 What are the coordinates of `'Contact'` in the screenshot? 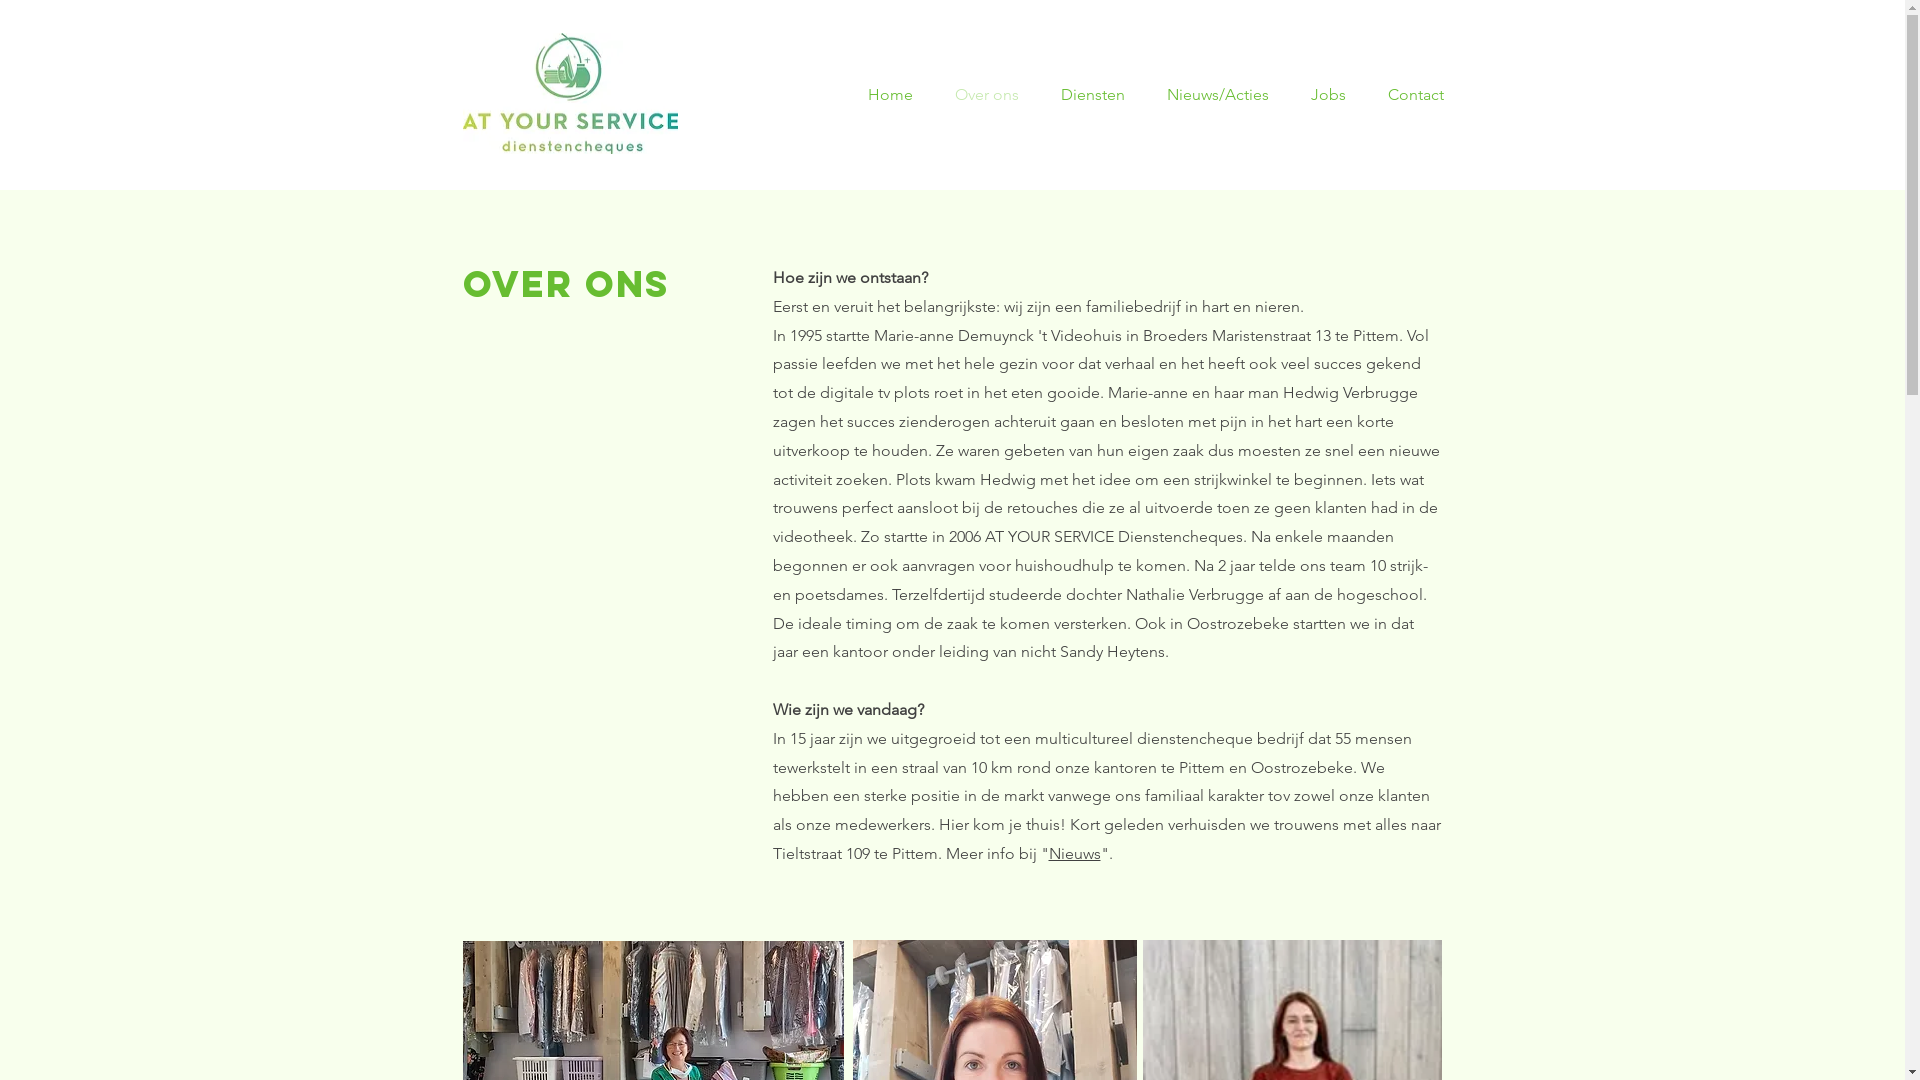 It's located at (1419, 95).